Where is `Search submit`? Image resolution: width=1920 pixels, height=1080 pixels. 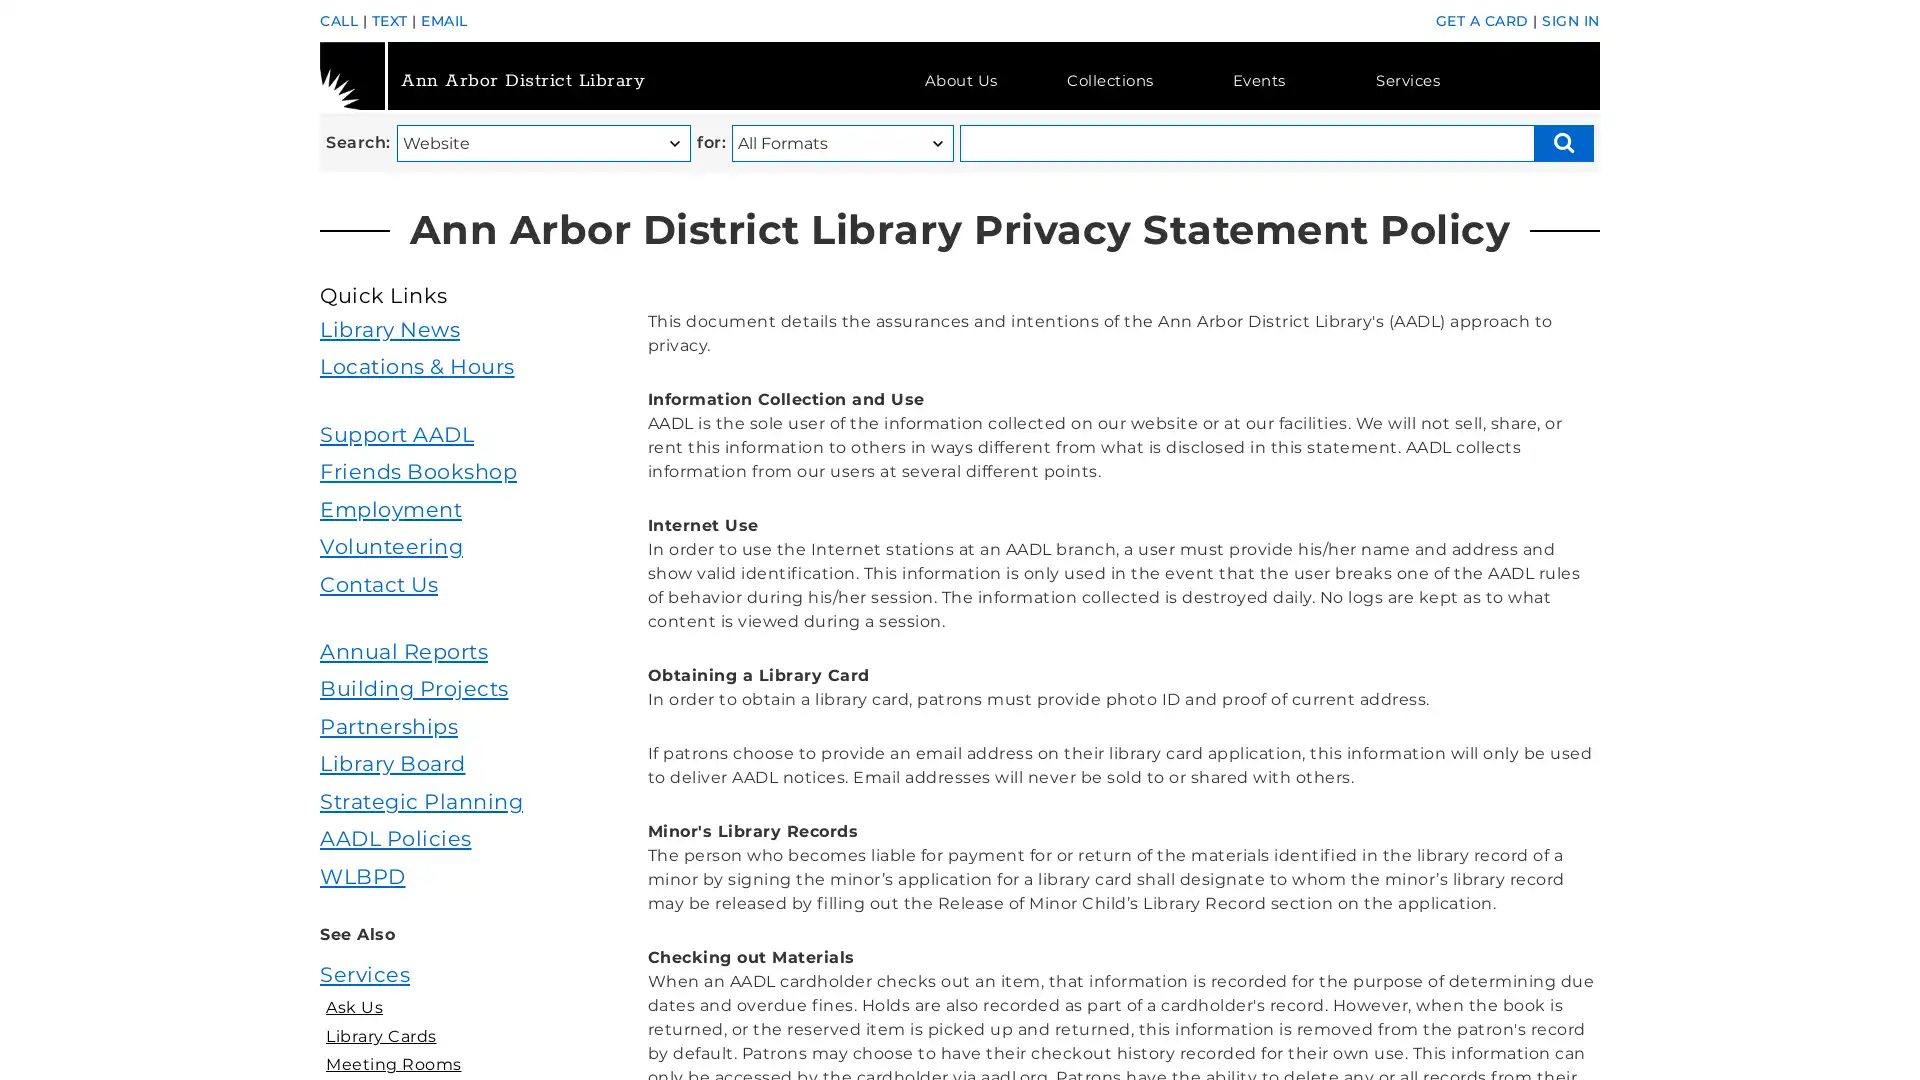
Search submit is located at coordinates (1562, 142).